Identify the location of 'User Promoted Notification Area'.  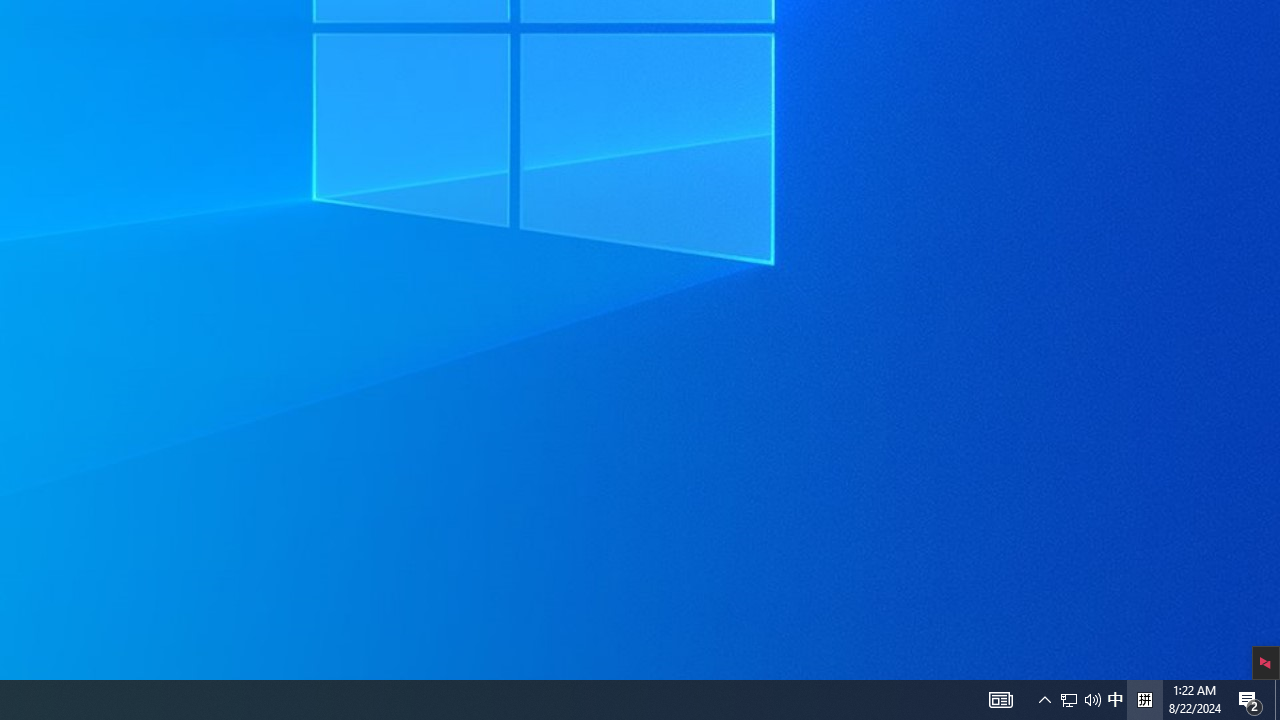
(1000, 698).